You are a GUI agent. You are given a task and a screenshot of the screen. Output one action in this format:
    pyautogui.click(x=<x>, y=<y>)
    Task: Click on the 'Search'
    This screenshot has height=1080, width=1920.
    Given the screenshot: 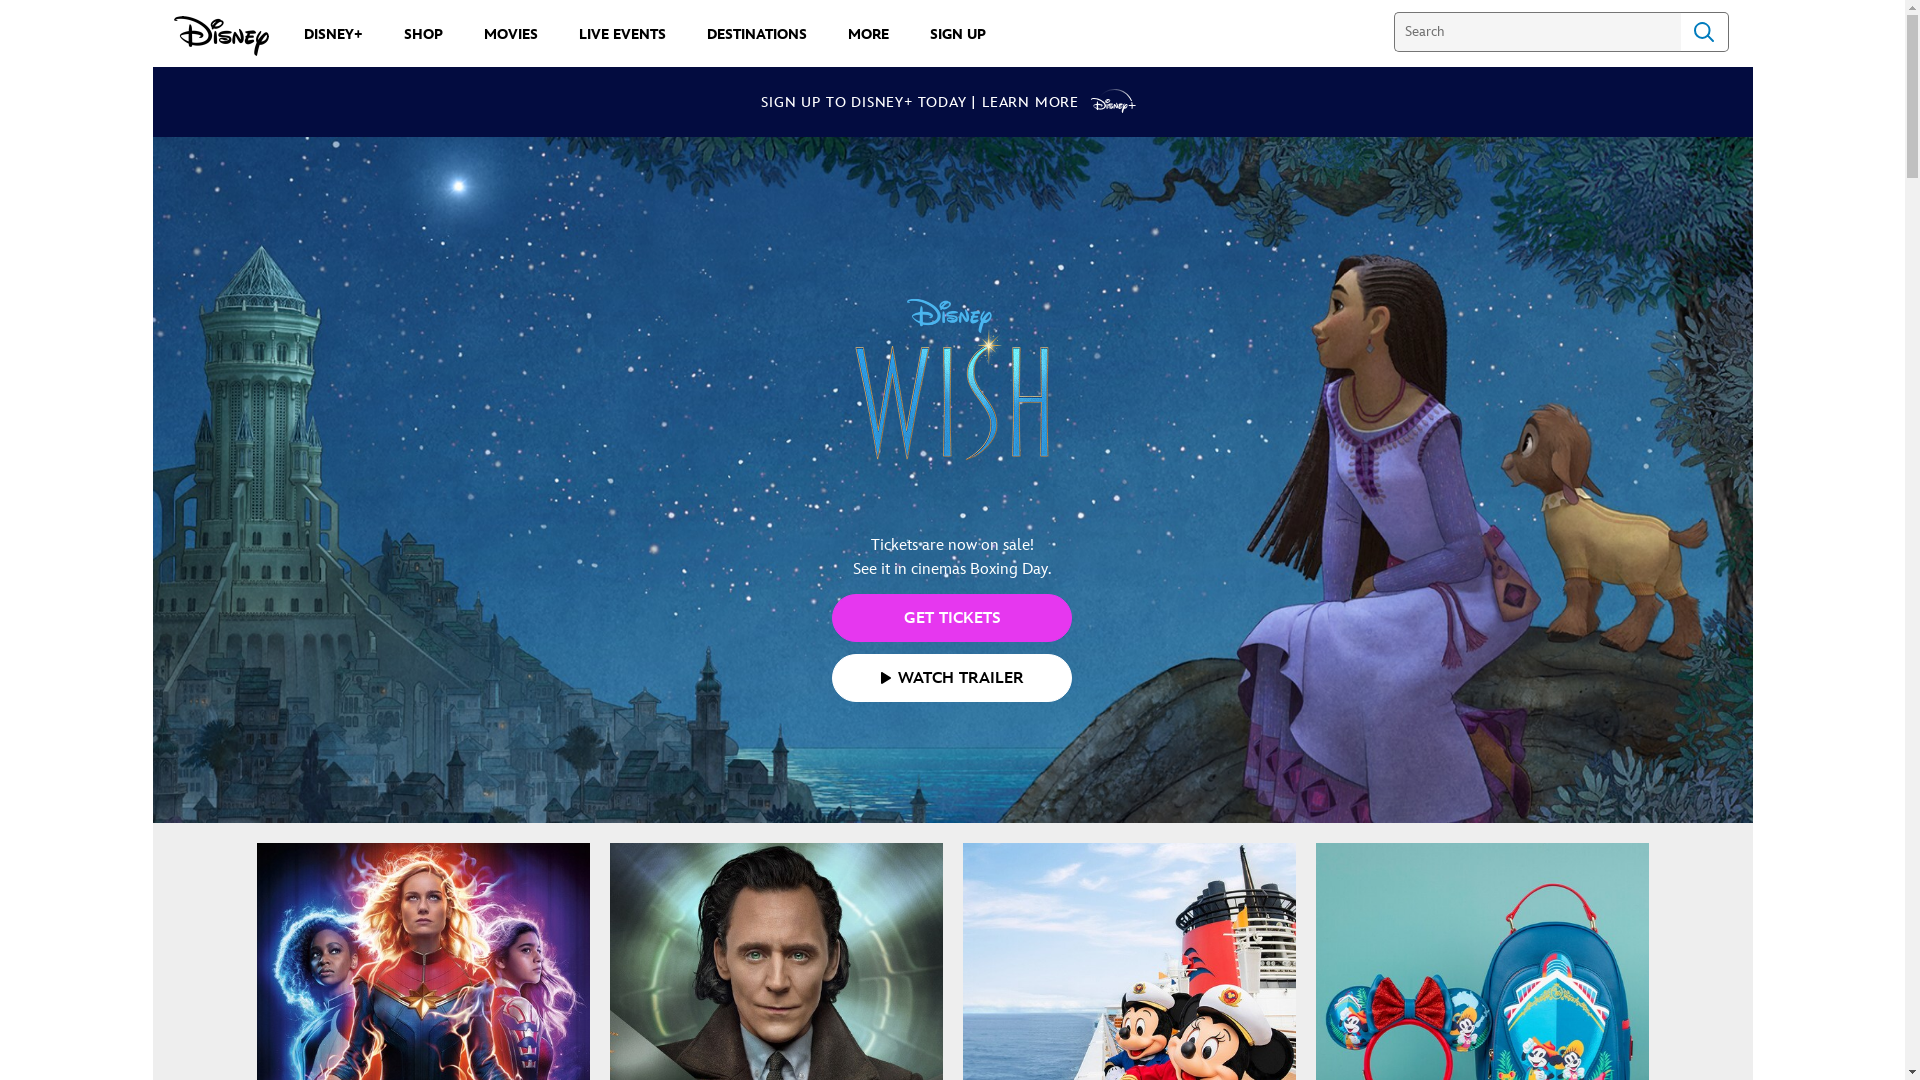 What is the action you would take?
    pyautogui.click(x=1703, y=31)
    